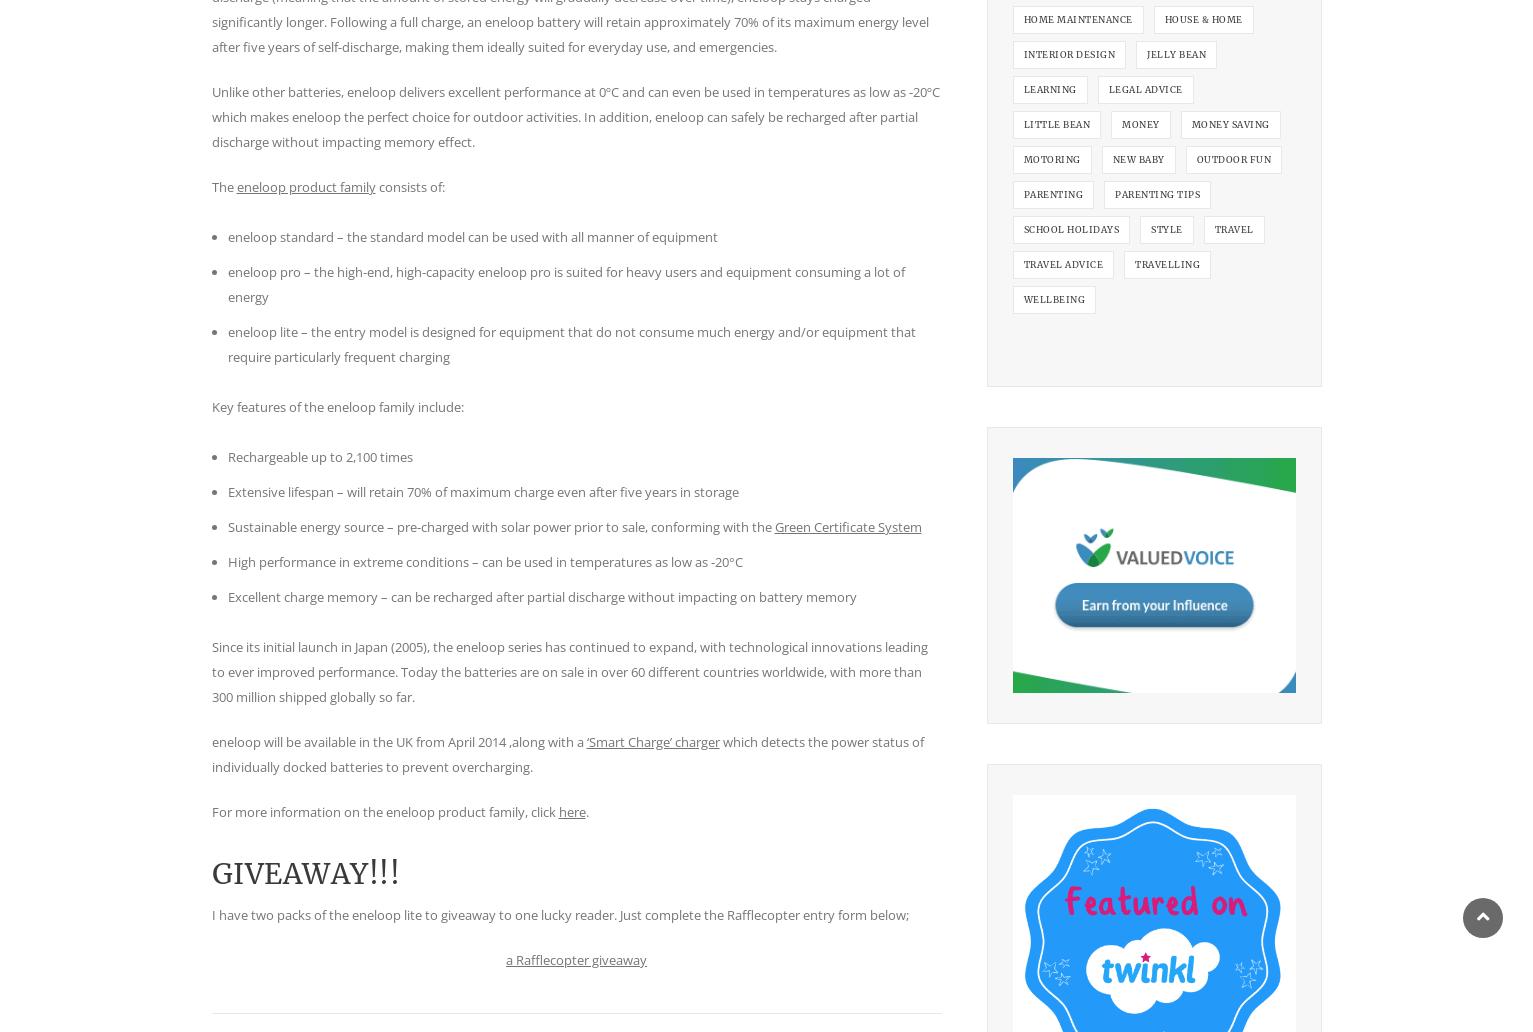 The height and width of the screenshot is (1032, 1533). Describe the element at coordinates (1144, 88) in the screenshot. I see `'Legal advice'` at that location.